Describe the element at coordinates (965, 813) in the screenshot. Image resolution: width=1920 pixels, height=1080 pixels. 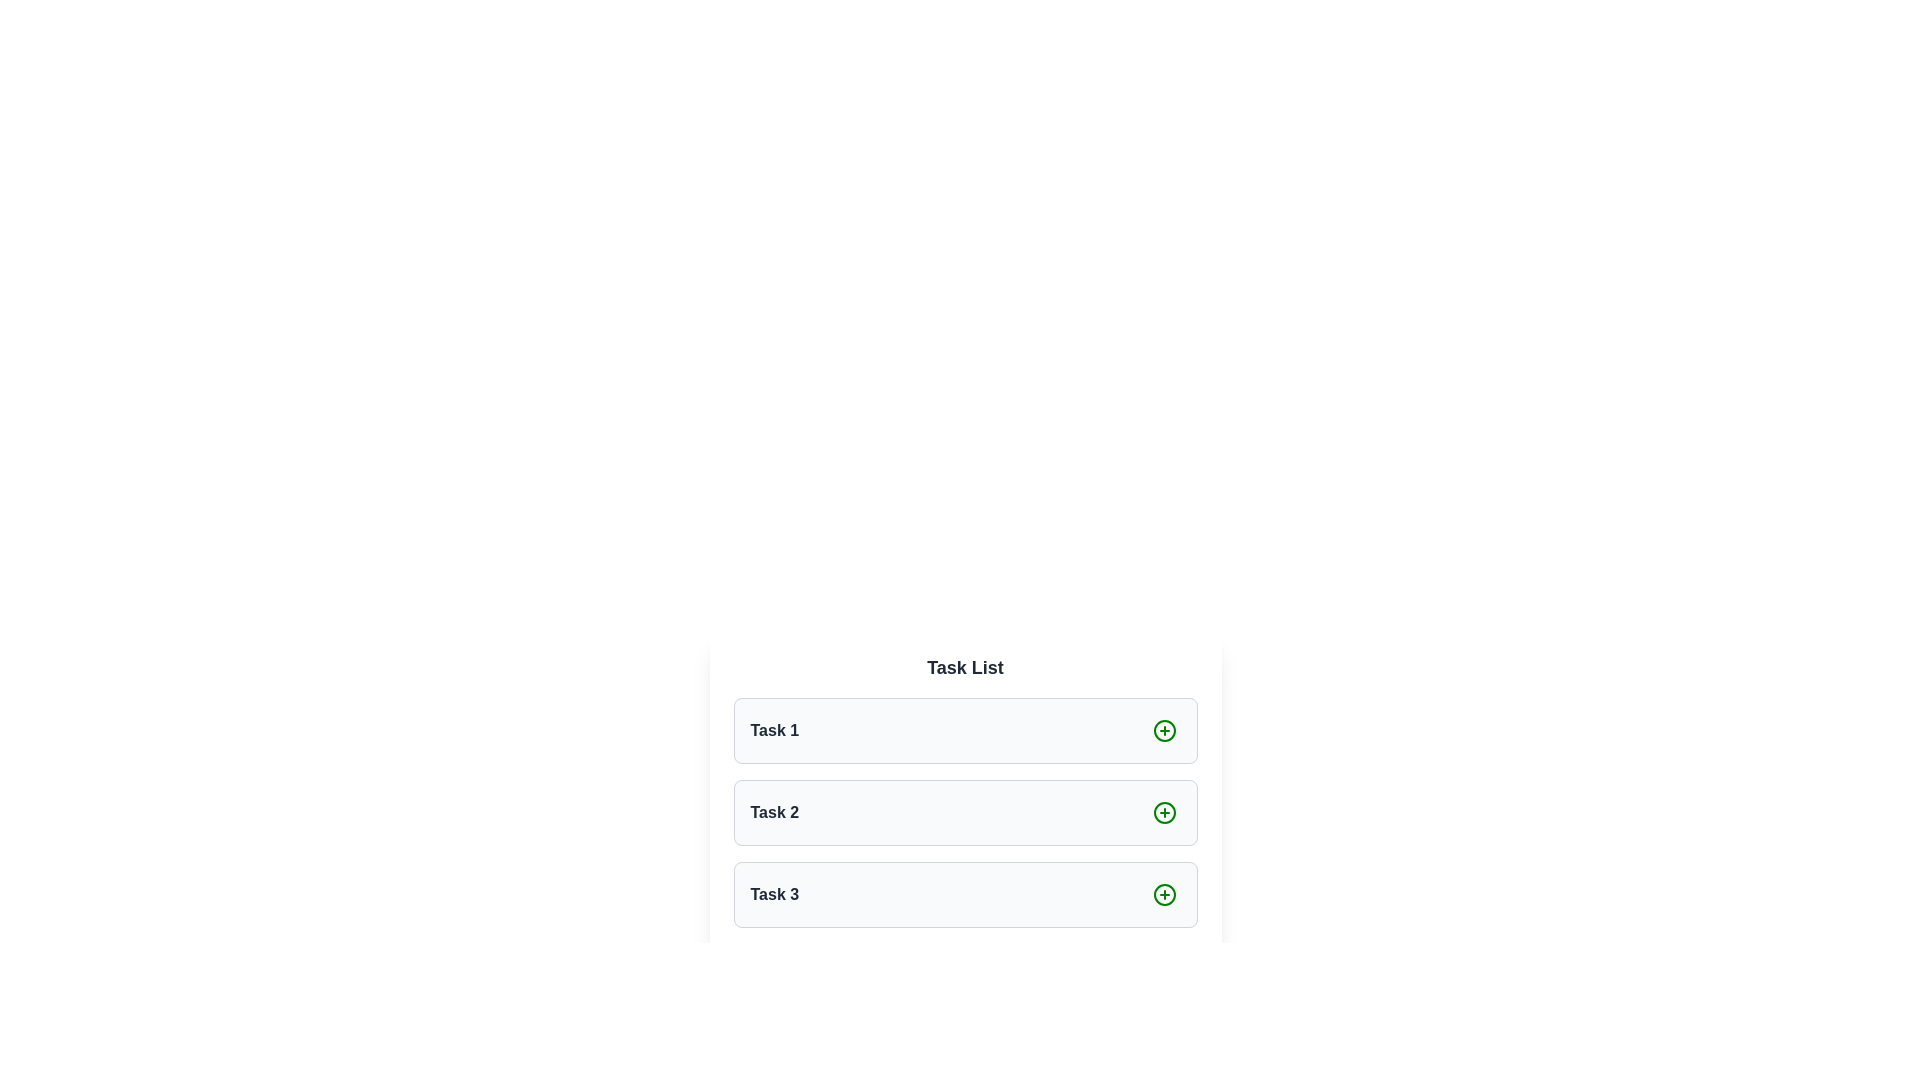
I see `the second task item labeled 'Task 2' in the task list` at that location.